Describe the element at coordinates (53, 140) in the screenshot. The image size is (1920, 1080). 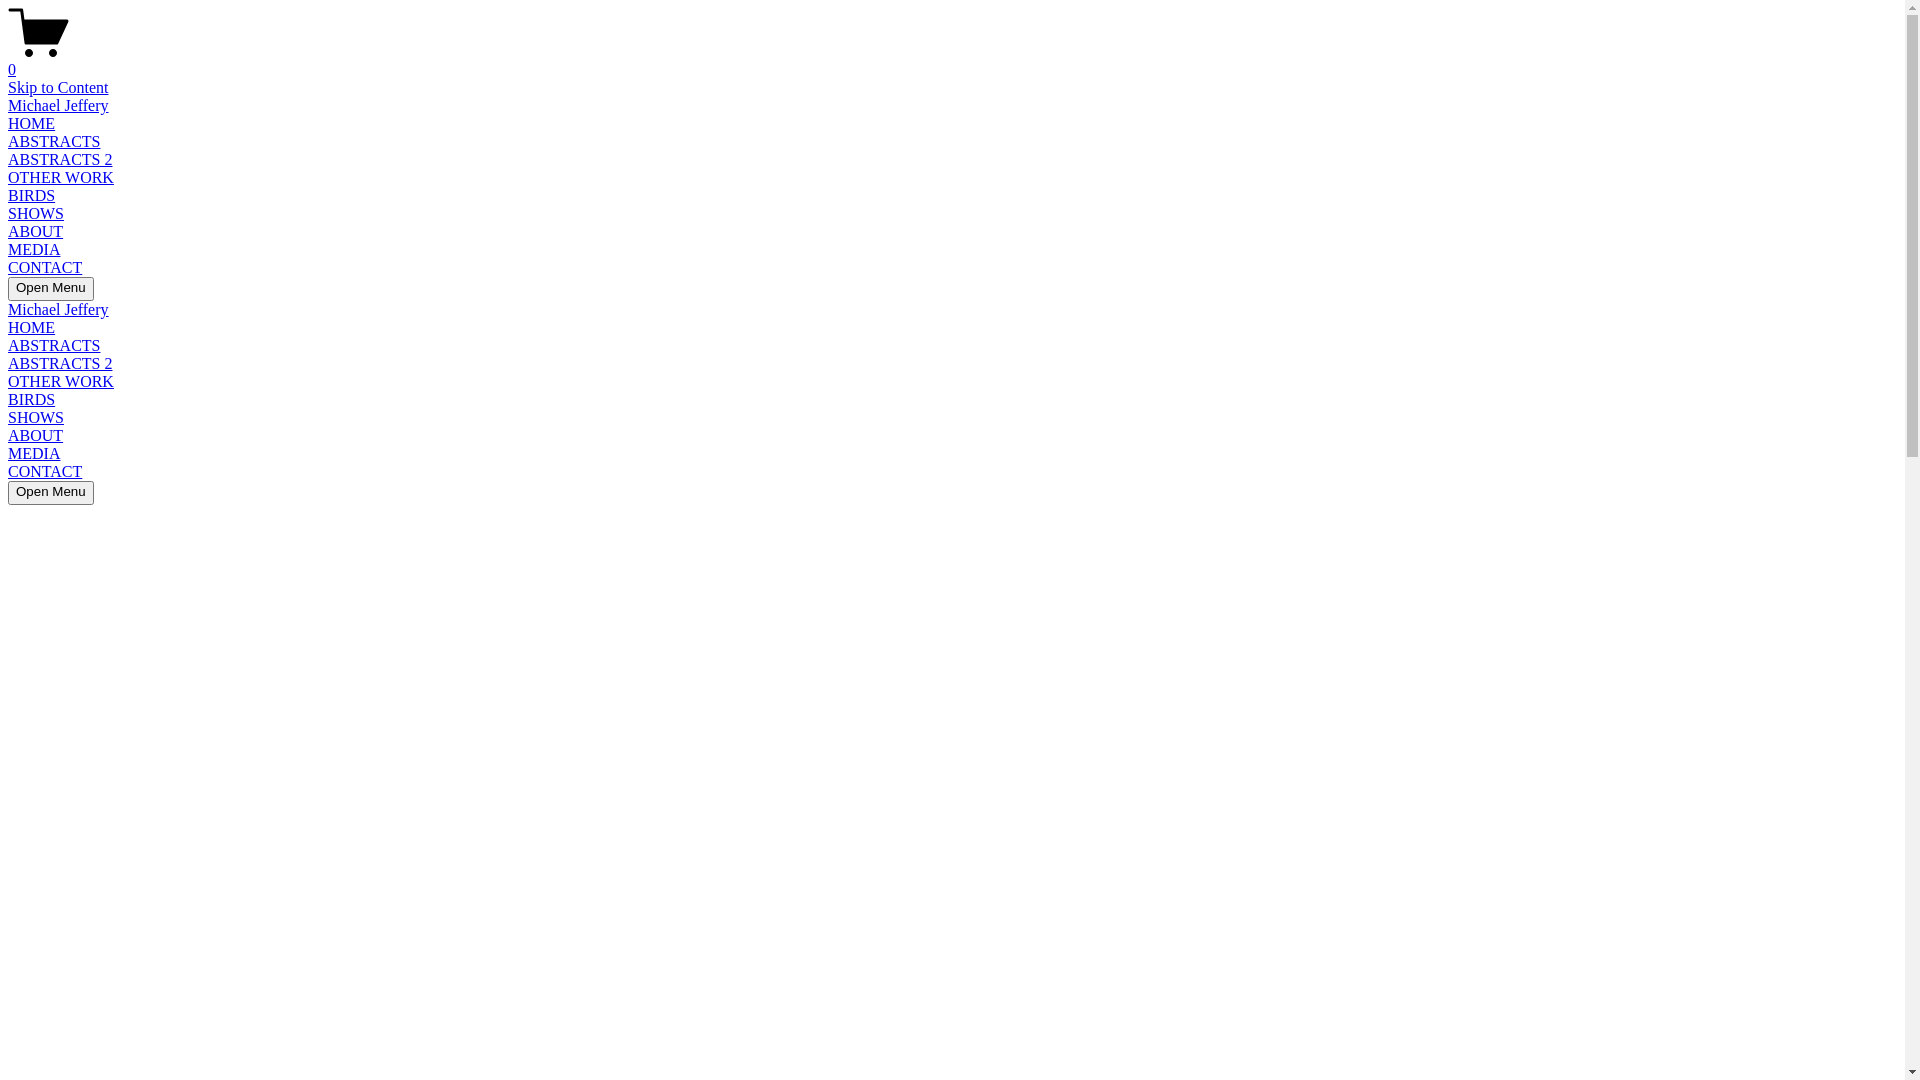
I see `'ABSTRACTS'` at that location.